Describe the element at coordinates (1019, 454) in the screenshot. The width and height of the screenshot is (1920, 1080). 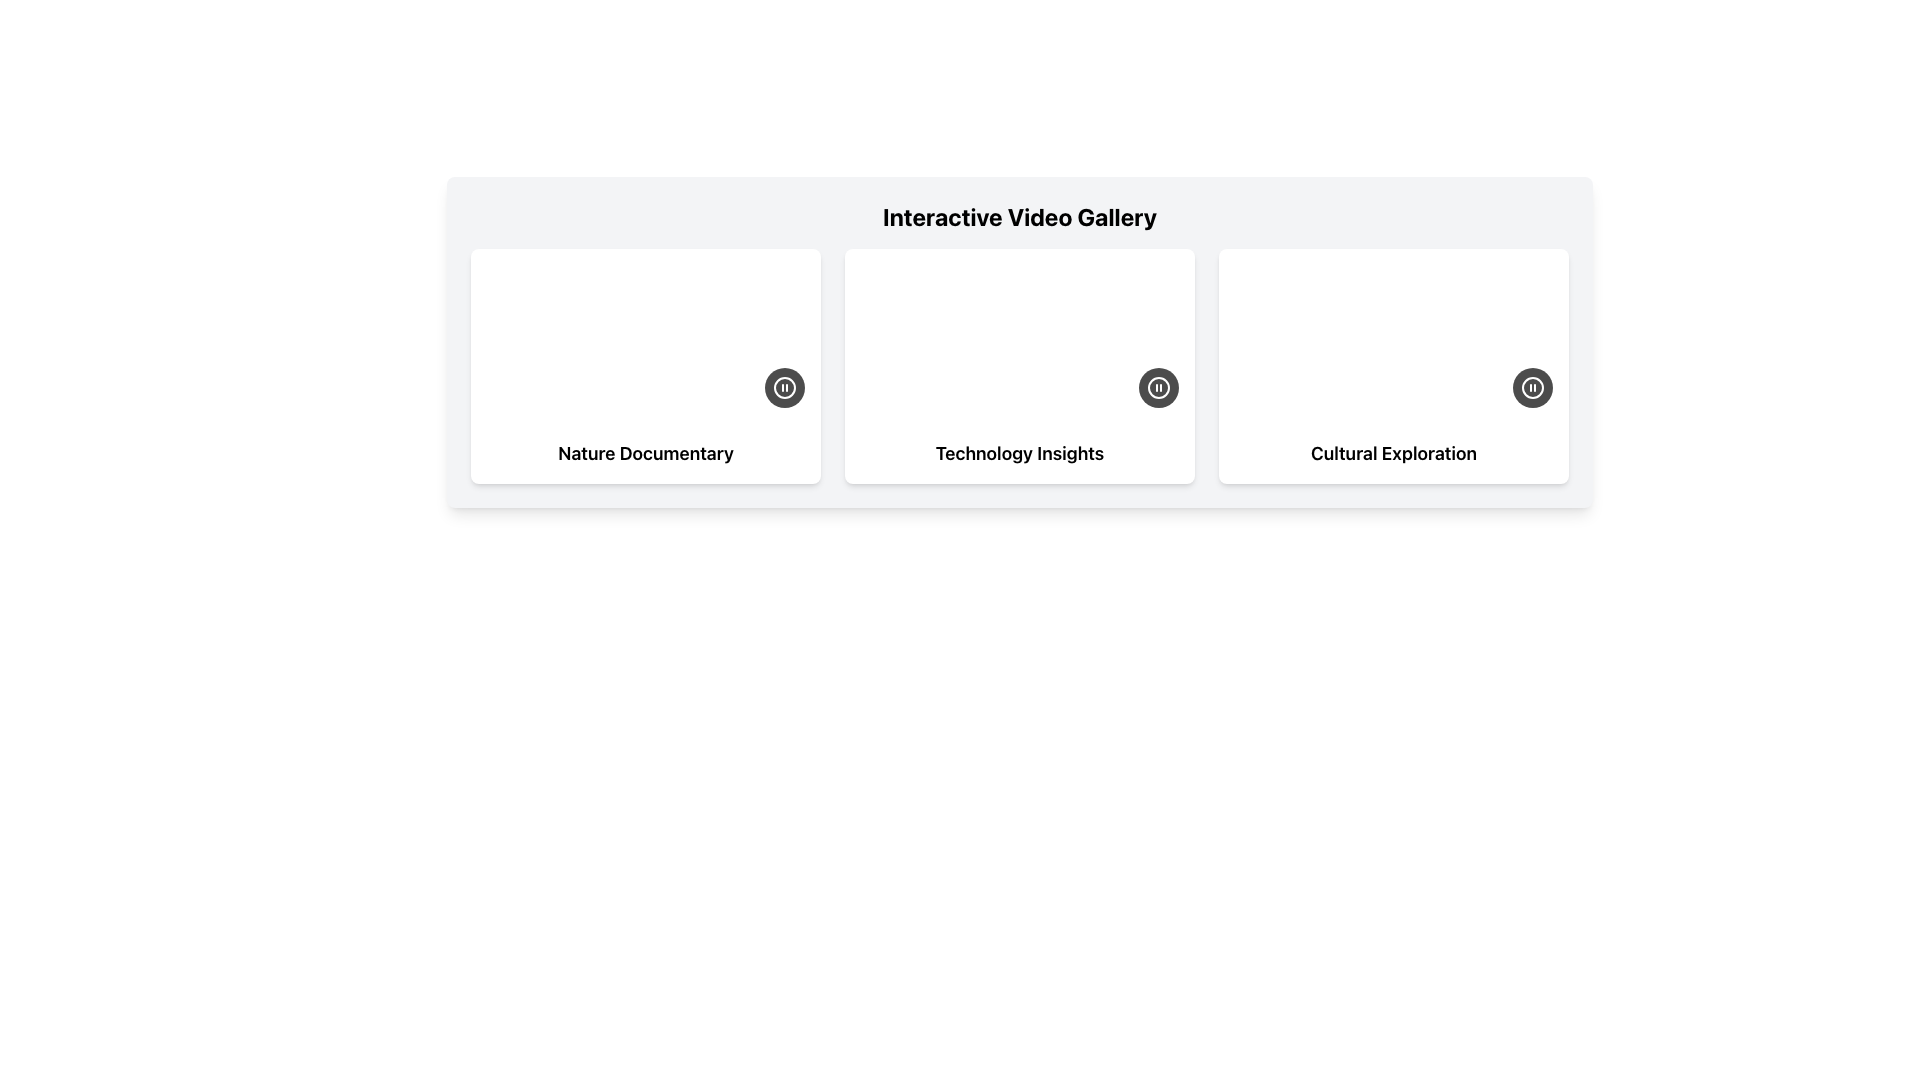
I see `the text label displaying 'Technology Insights' for accessibility navigation` at that location.